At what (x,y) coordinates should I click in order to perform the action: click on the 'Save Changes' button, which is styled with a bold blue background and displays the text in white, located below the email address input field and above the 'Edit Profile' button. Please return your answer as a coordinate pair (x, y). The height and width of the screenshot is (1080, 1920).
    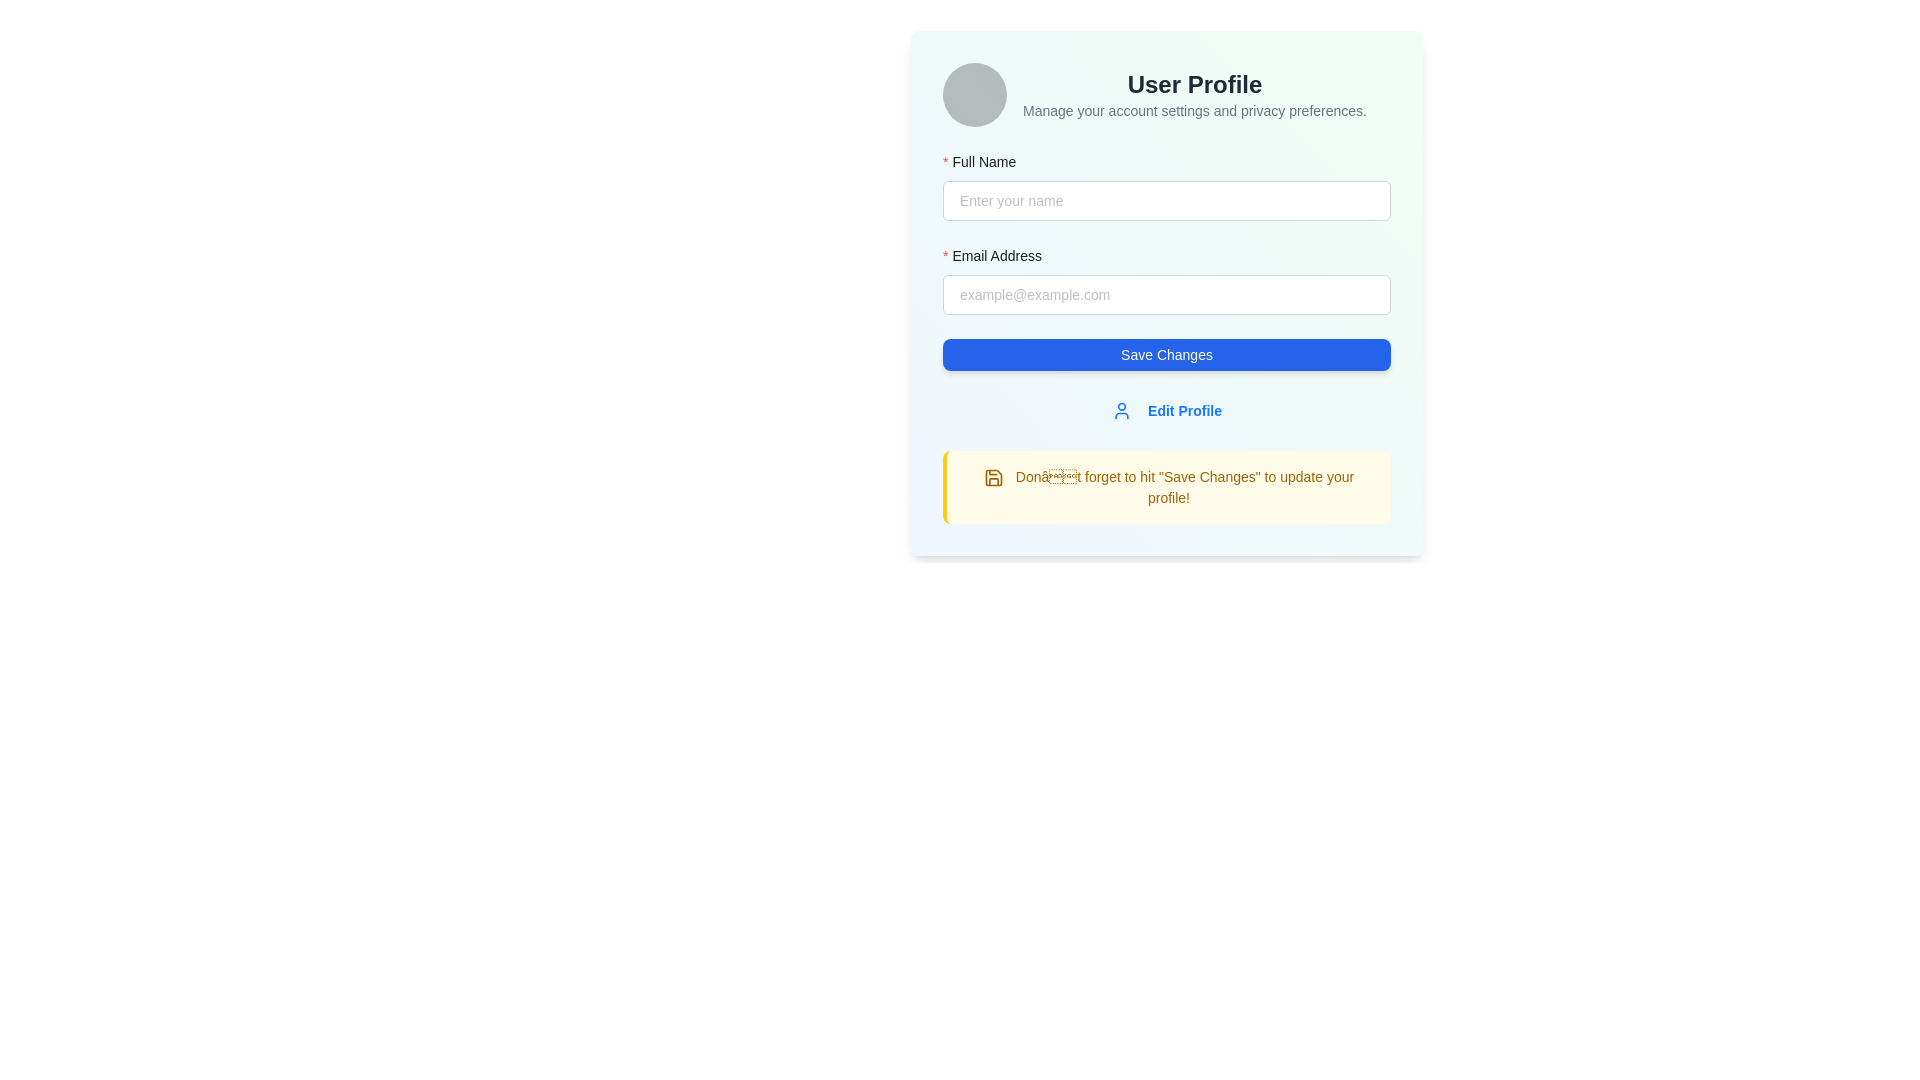
    Looking at the image, I should click on (1166, 353).